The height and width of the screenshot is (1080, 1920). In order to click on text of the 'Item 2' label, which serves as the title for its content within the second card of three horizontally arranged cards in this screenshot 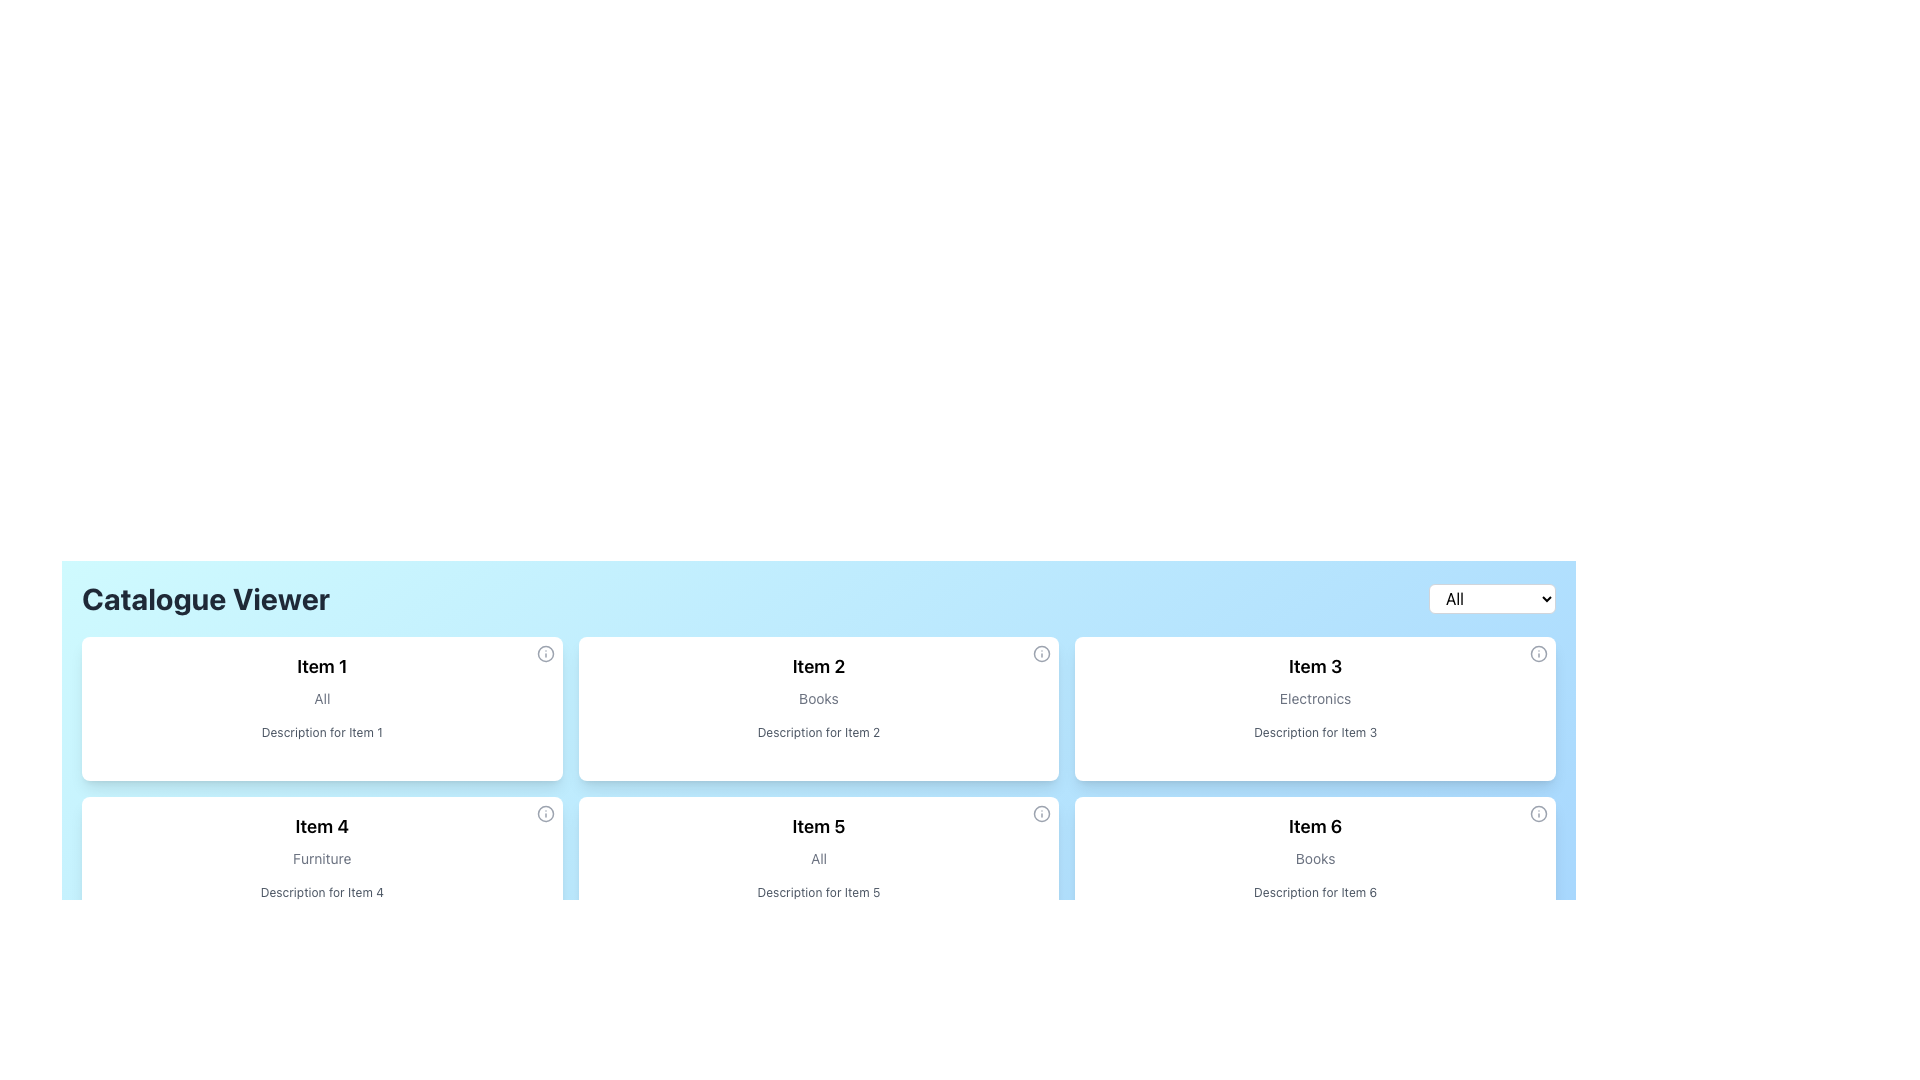, I will do `click(819, 667)`.